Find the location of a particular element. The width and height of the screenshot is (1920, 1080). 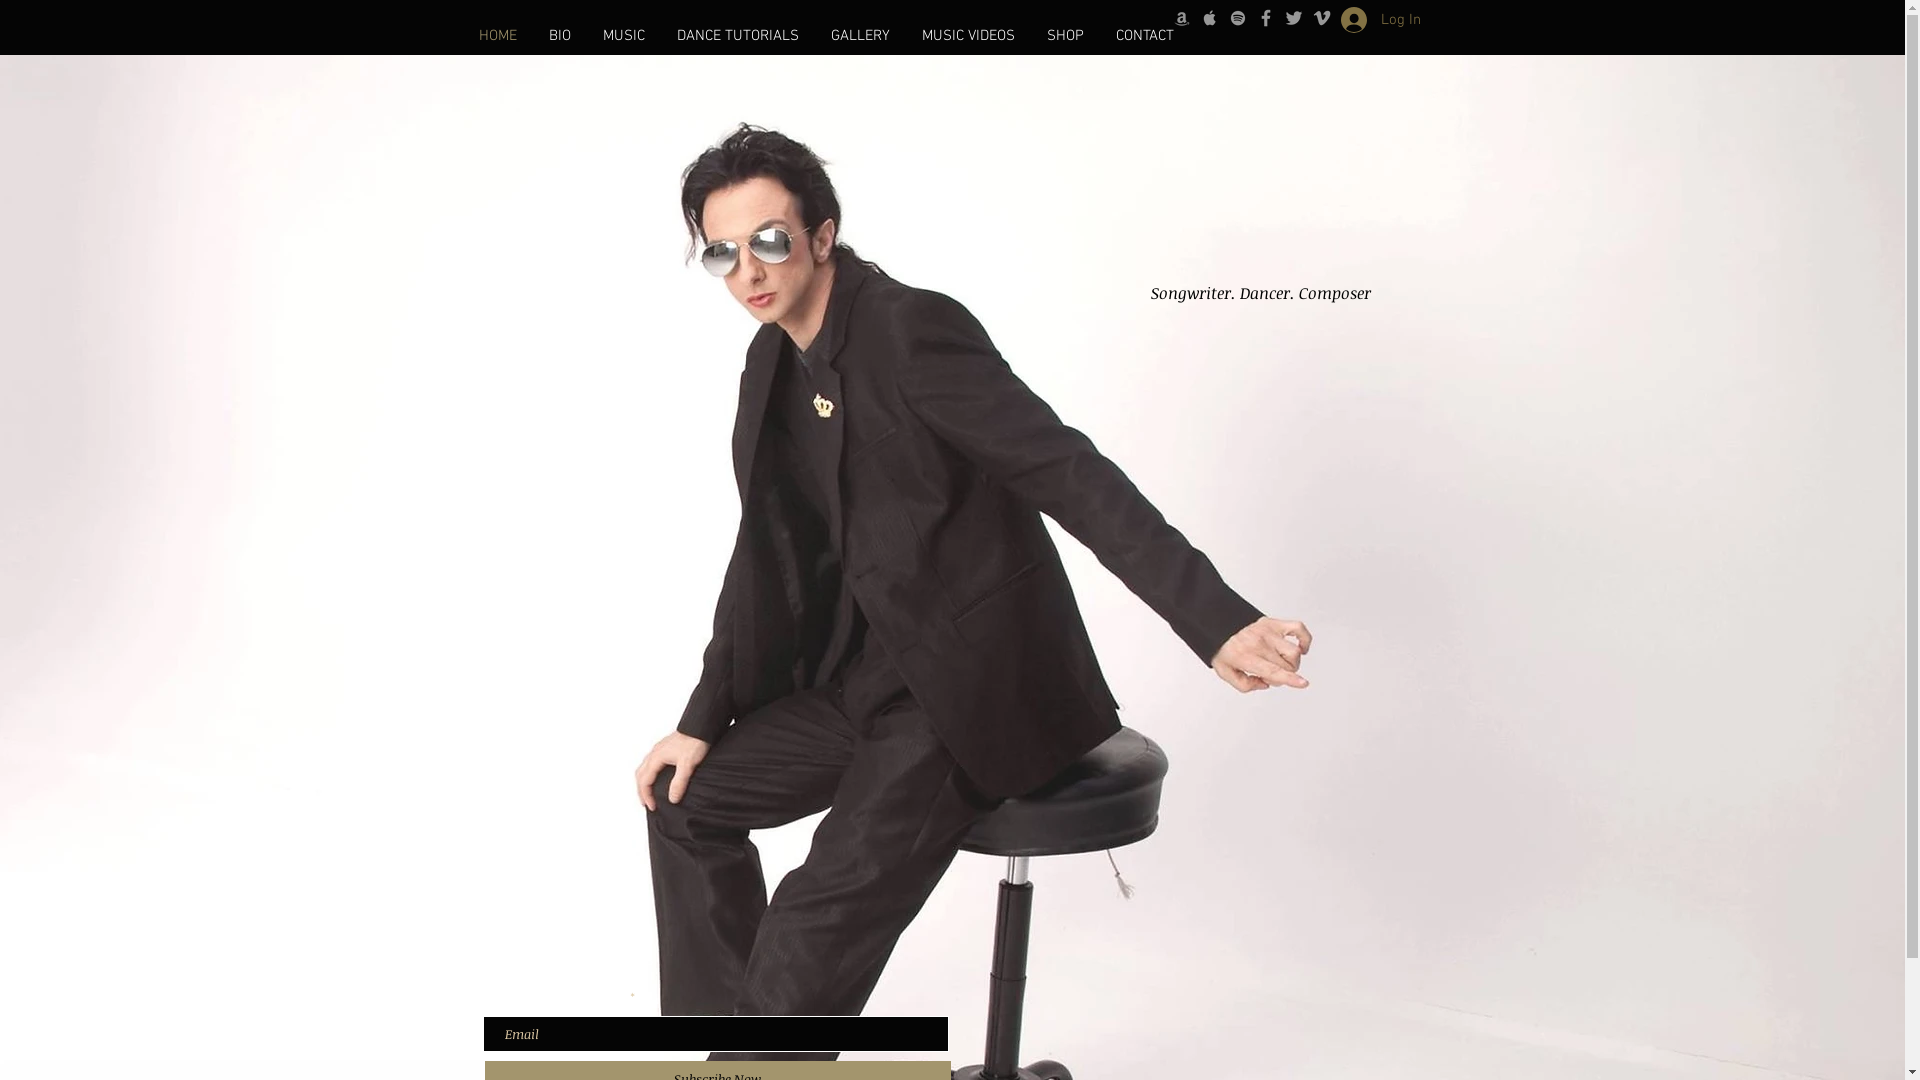

'MUSIC' is located at coordinates (584, 35).